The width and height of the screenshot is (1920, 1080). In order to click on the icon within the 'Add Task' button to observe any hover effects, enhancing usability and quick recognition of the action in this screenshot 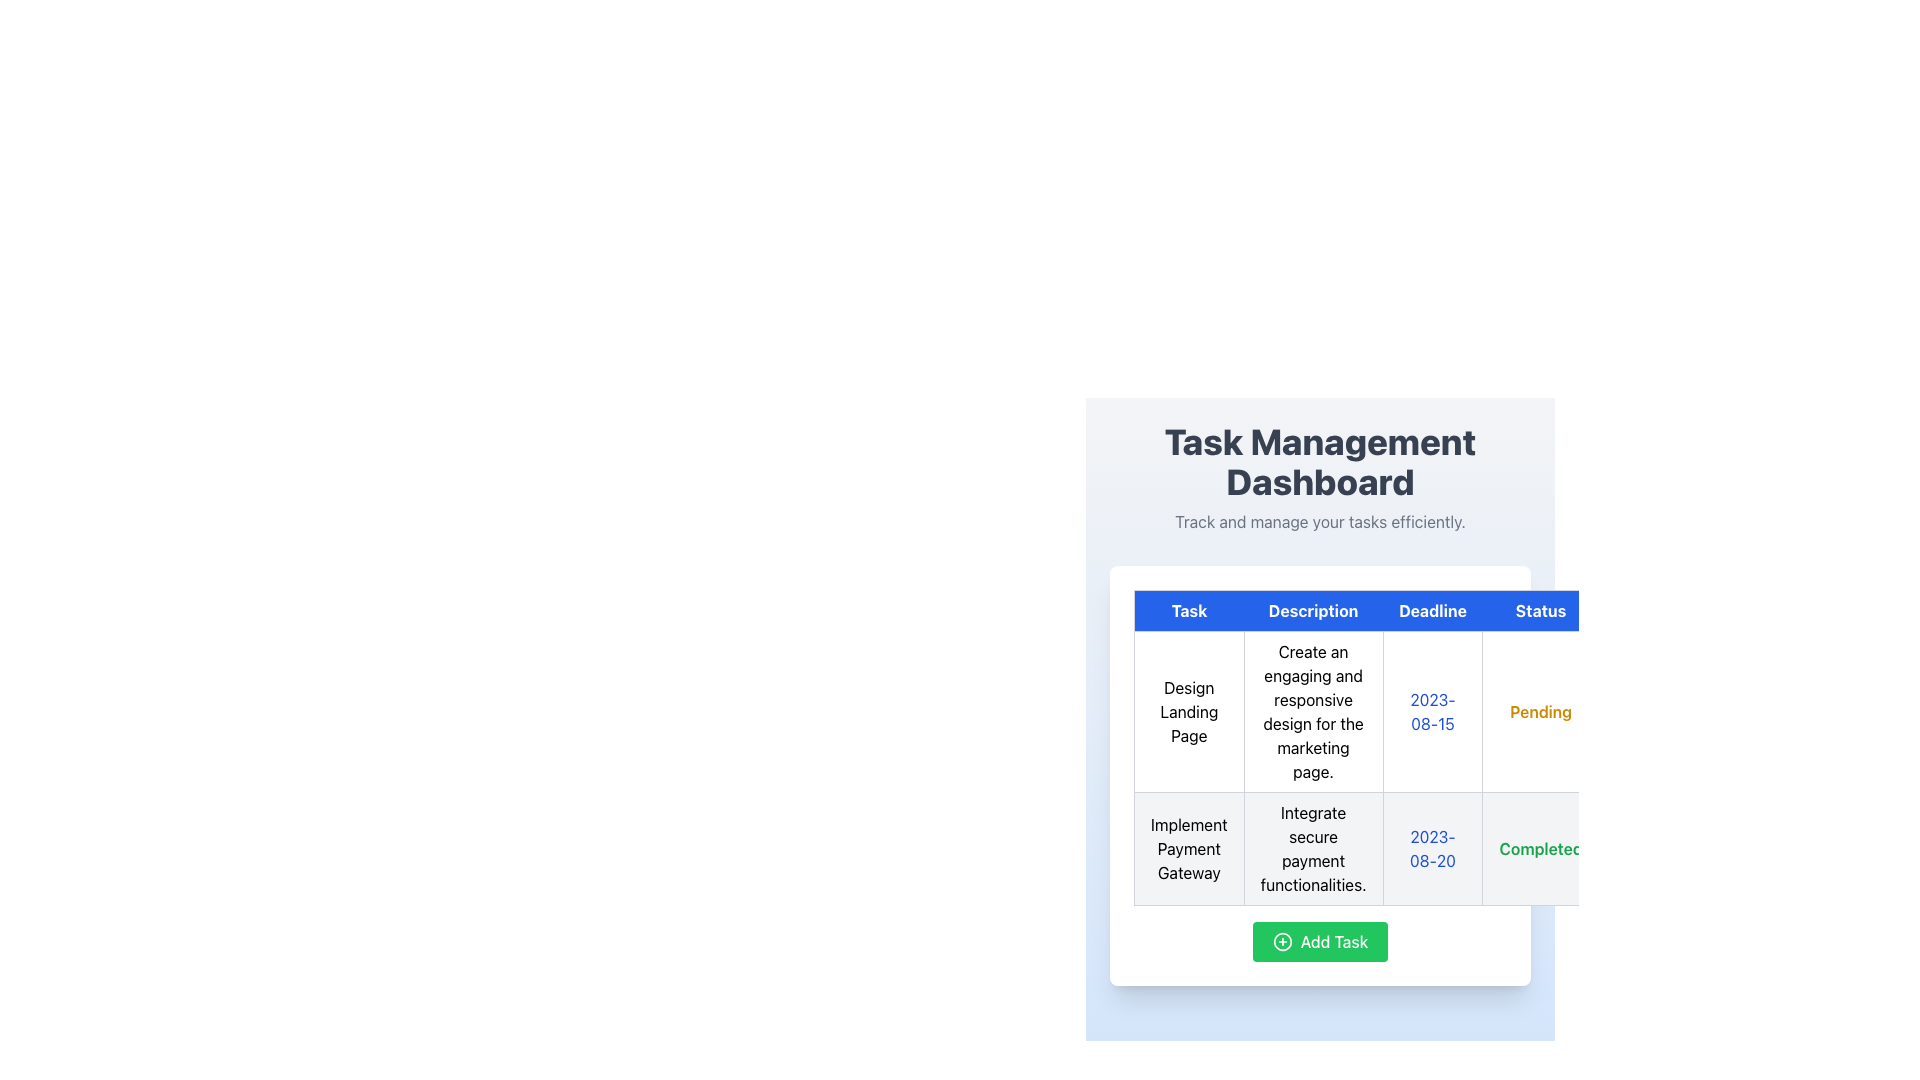, I will do `click(1282, 941)`.